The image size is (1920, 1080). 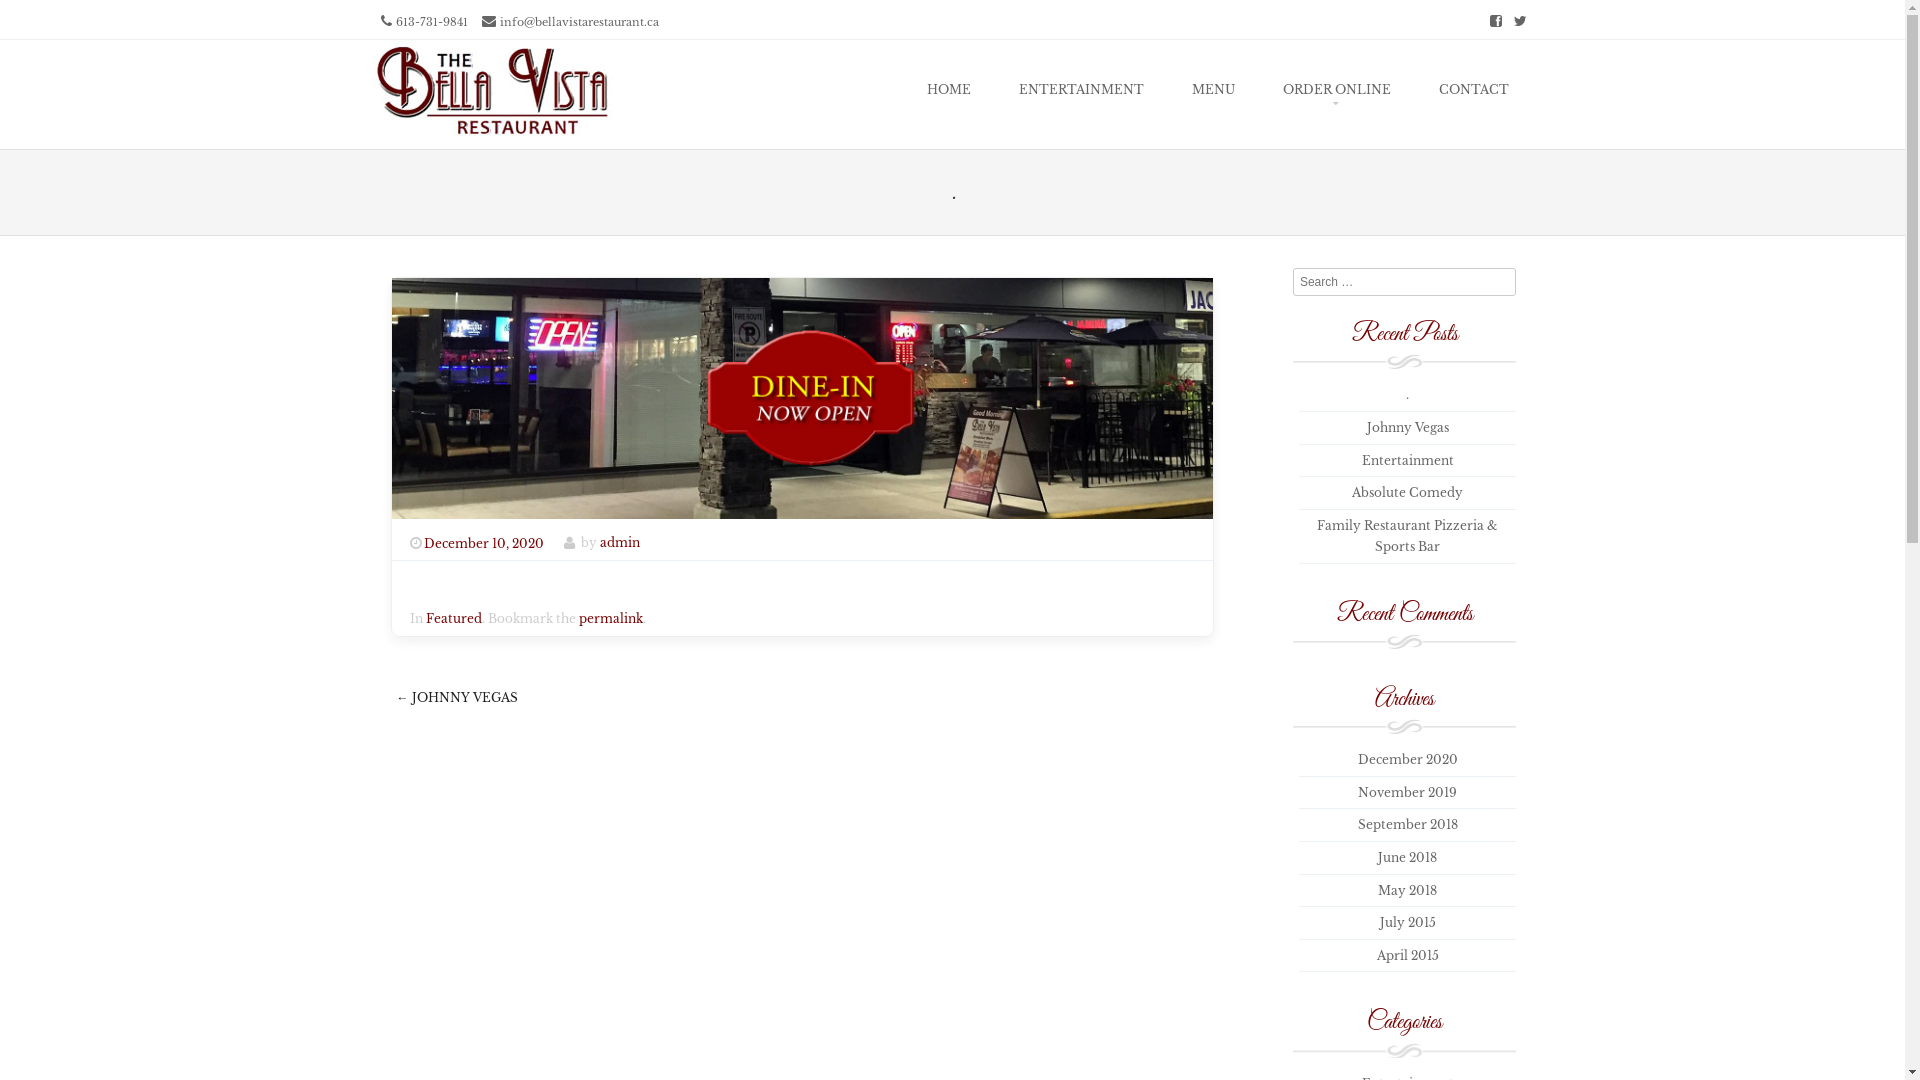 I want to click on 'July 2015', so click(x=1379, y=922).